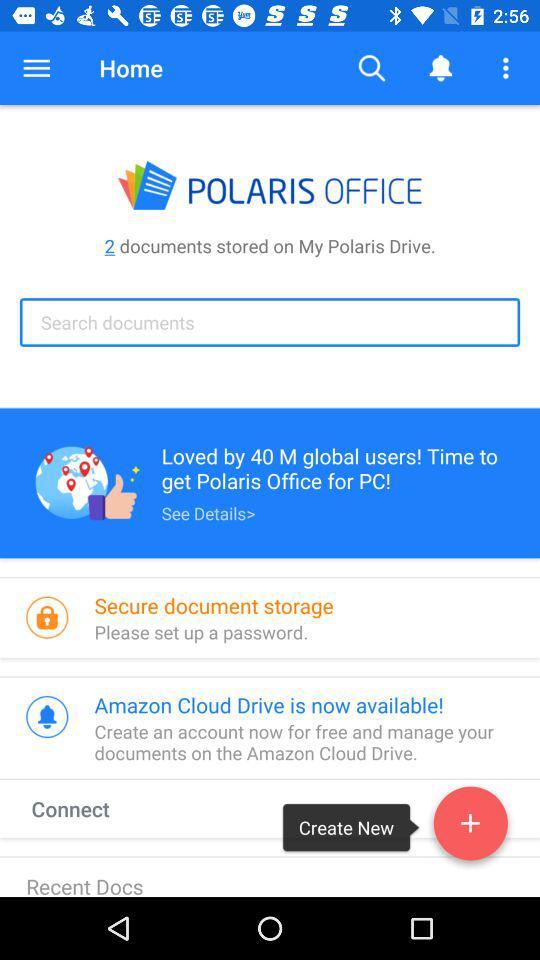  I want to click on item above recent docs icon, so click(88, 808).